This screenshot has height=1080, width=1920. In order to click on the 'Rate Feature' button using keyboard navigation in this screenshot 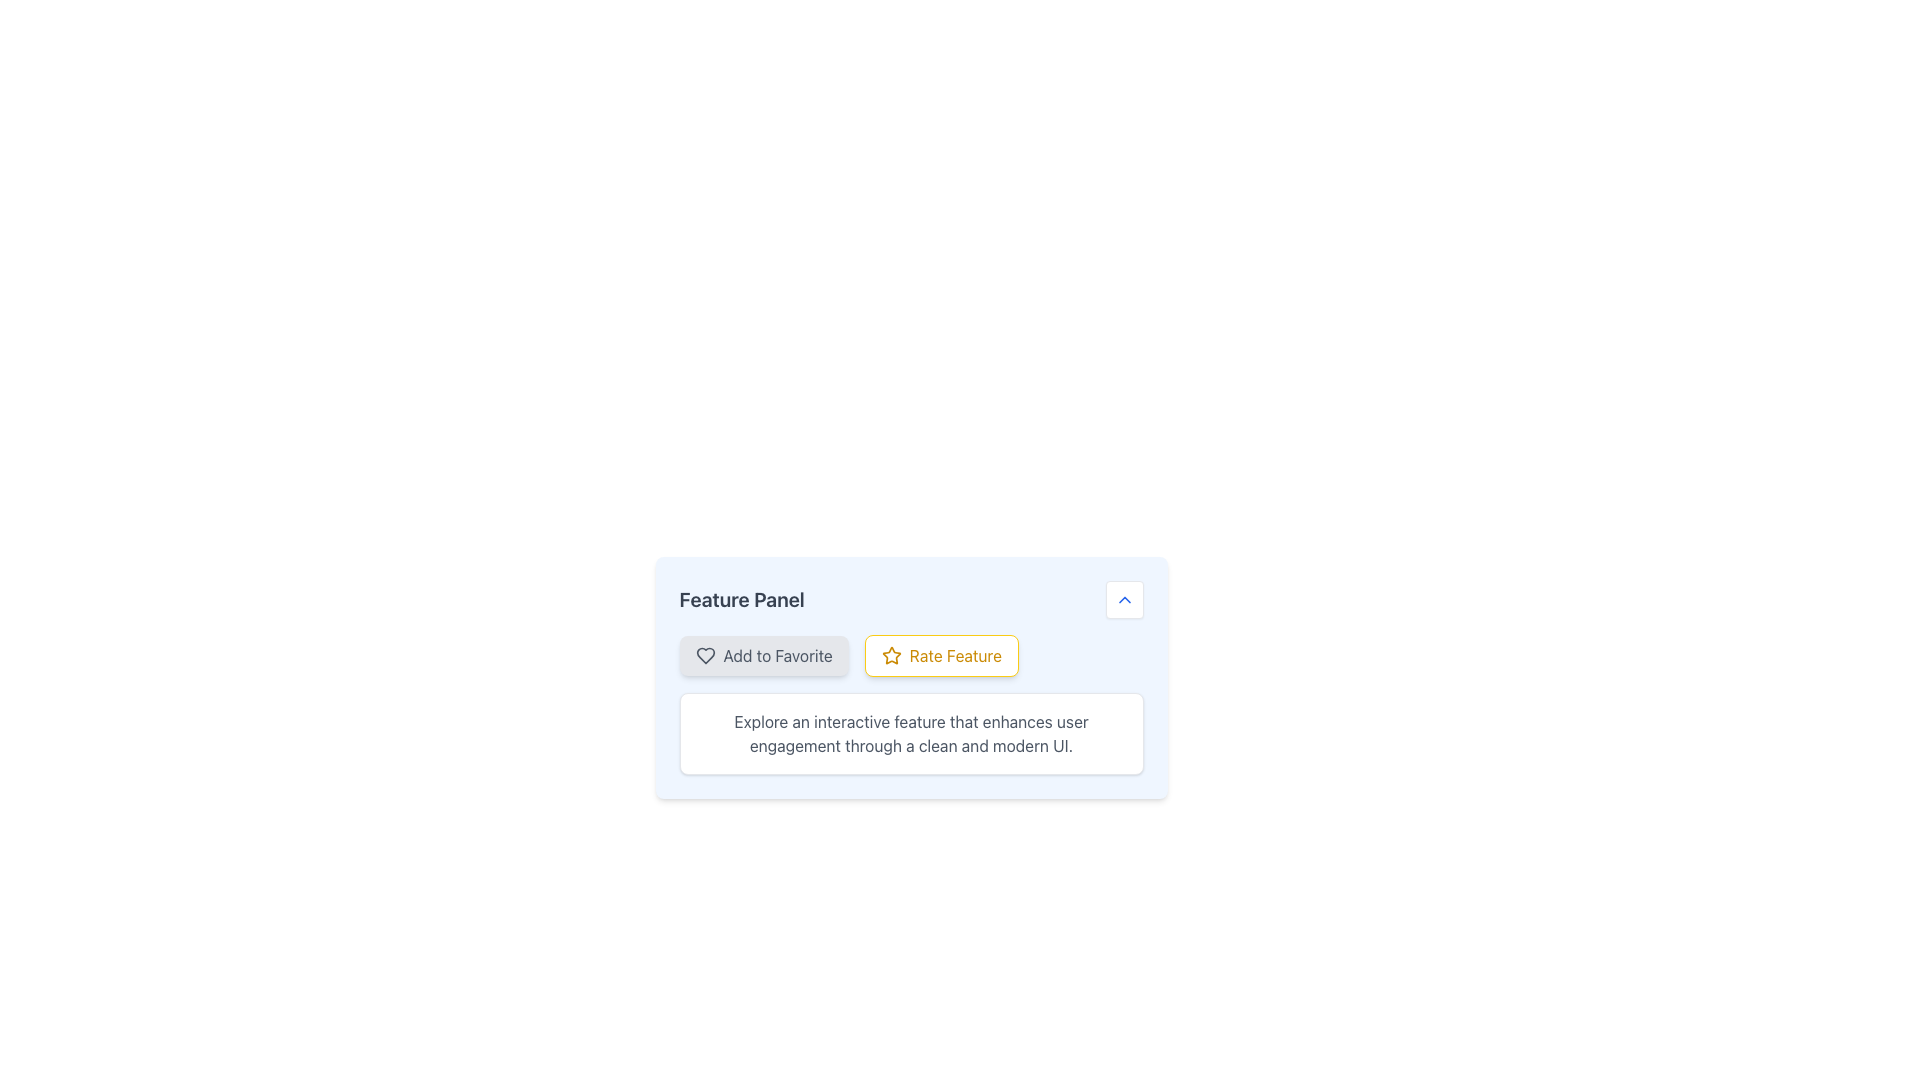, I will do `click(910, 655)`.